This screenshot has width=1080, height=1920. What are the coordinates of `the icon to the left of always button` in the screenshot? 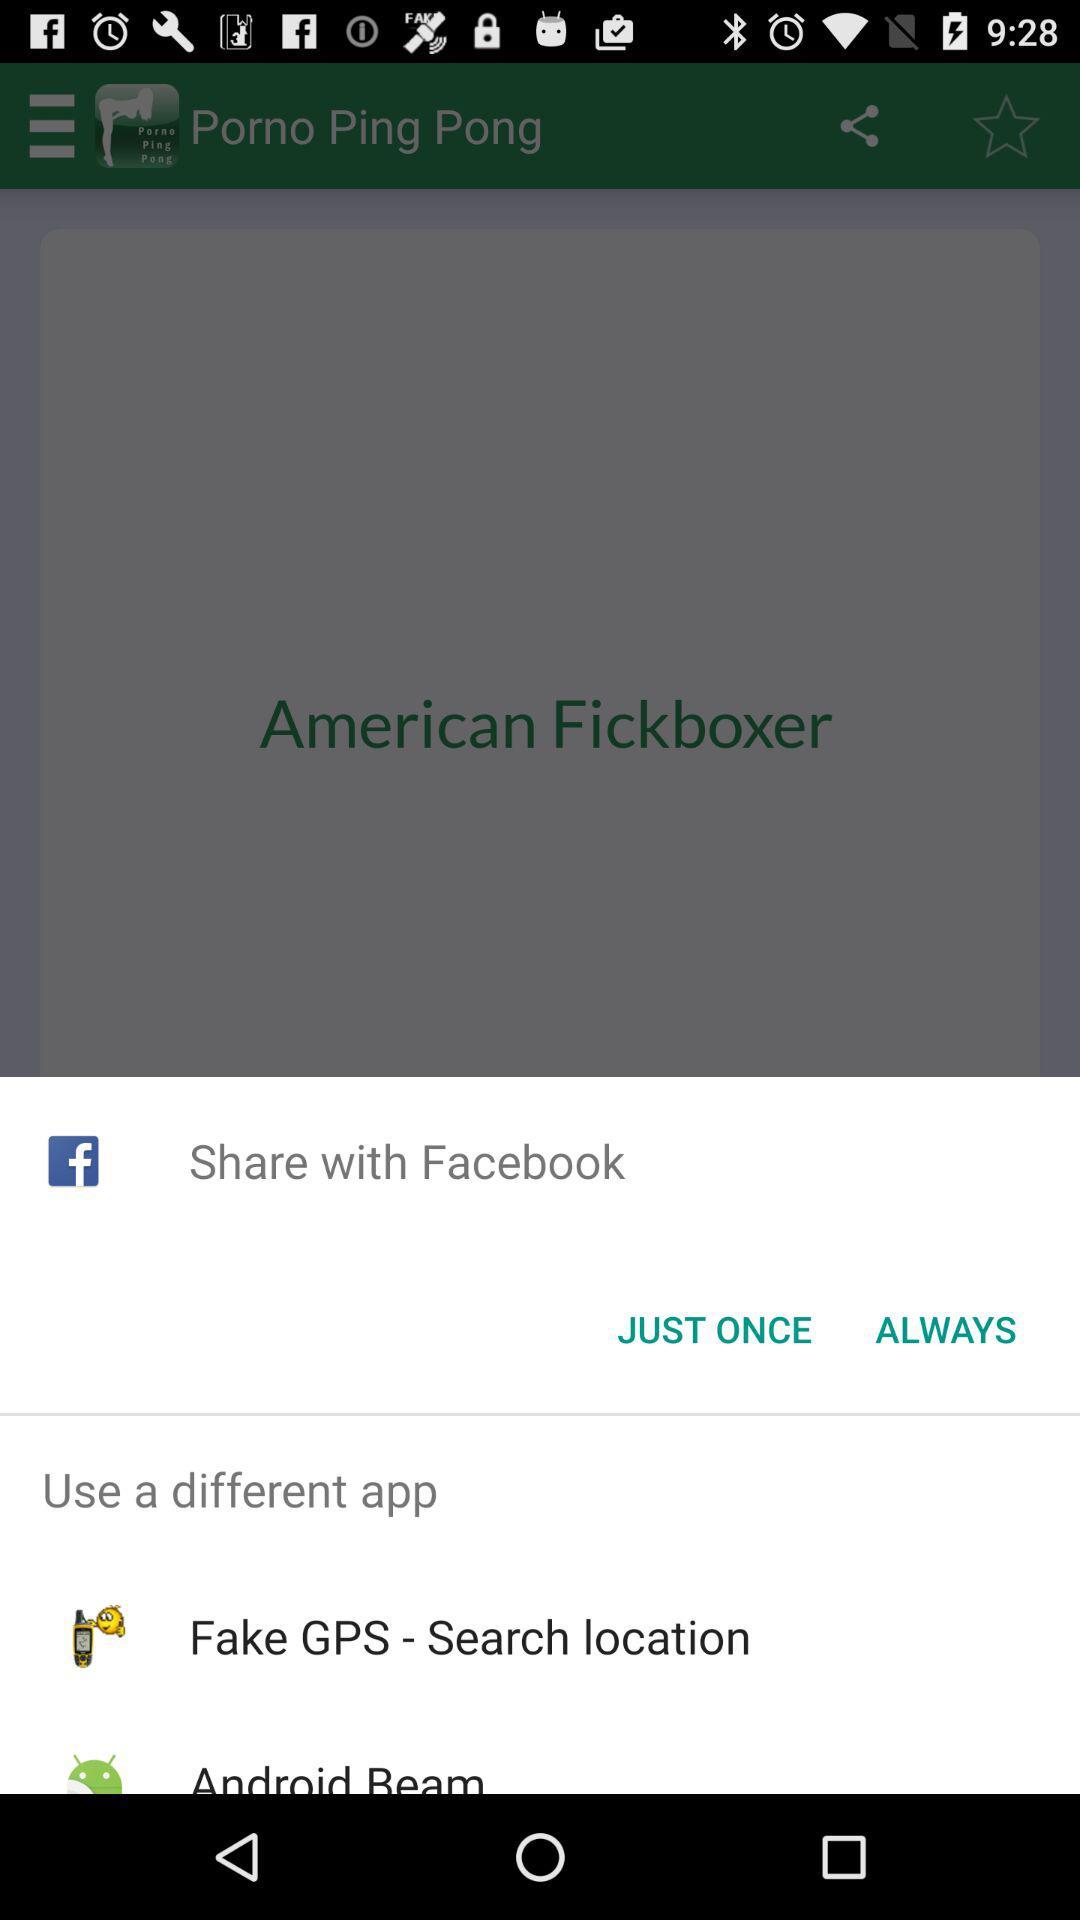 It's located at (713, 1329).